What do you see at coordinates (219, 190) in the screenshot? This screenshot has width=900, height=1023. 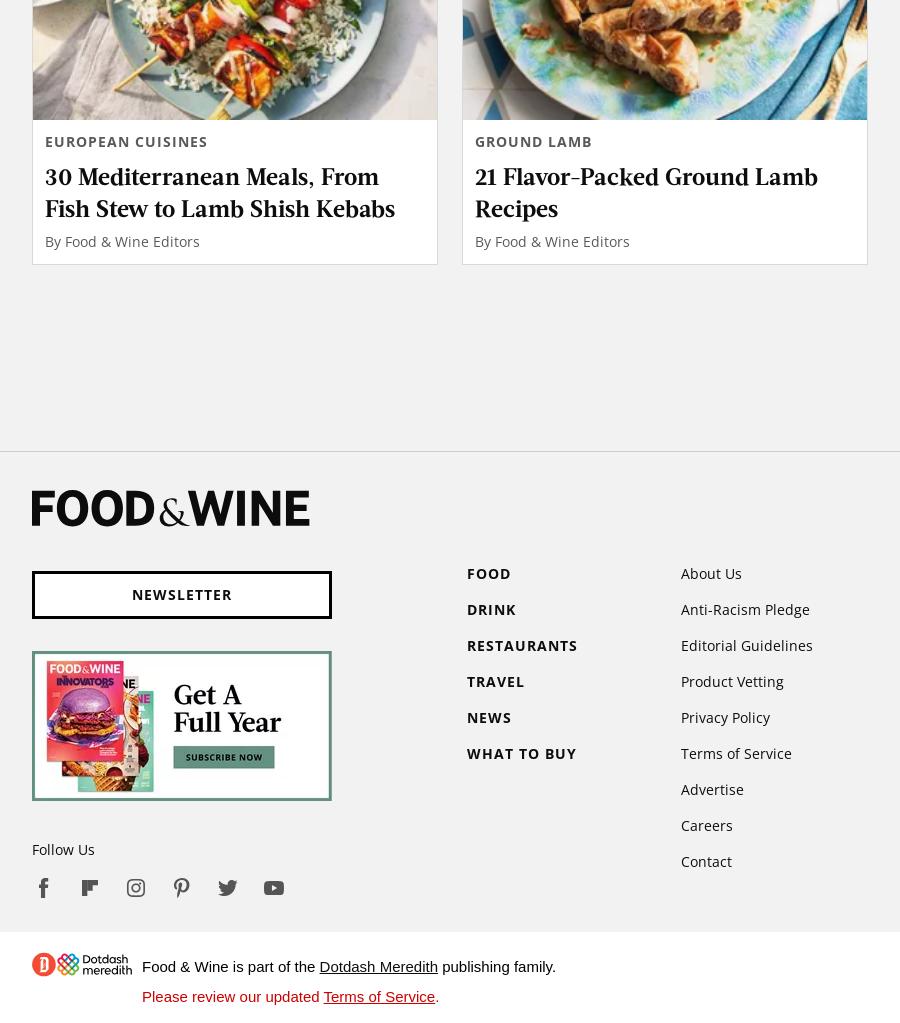 I see `'30 Mediterranean Meals, From Fish Stew to Lamb Shish Kebabs'` at bounding box center [219, 190].